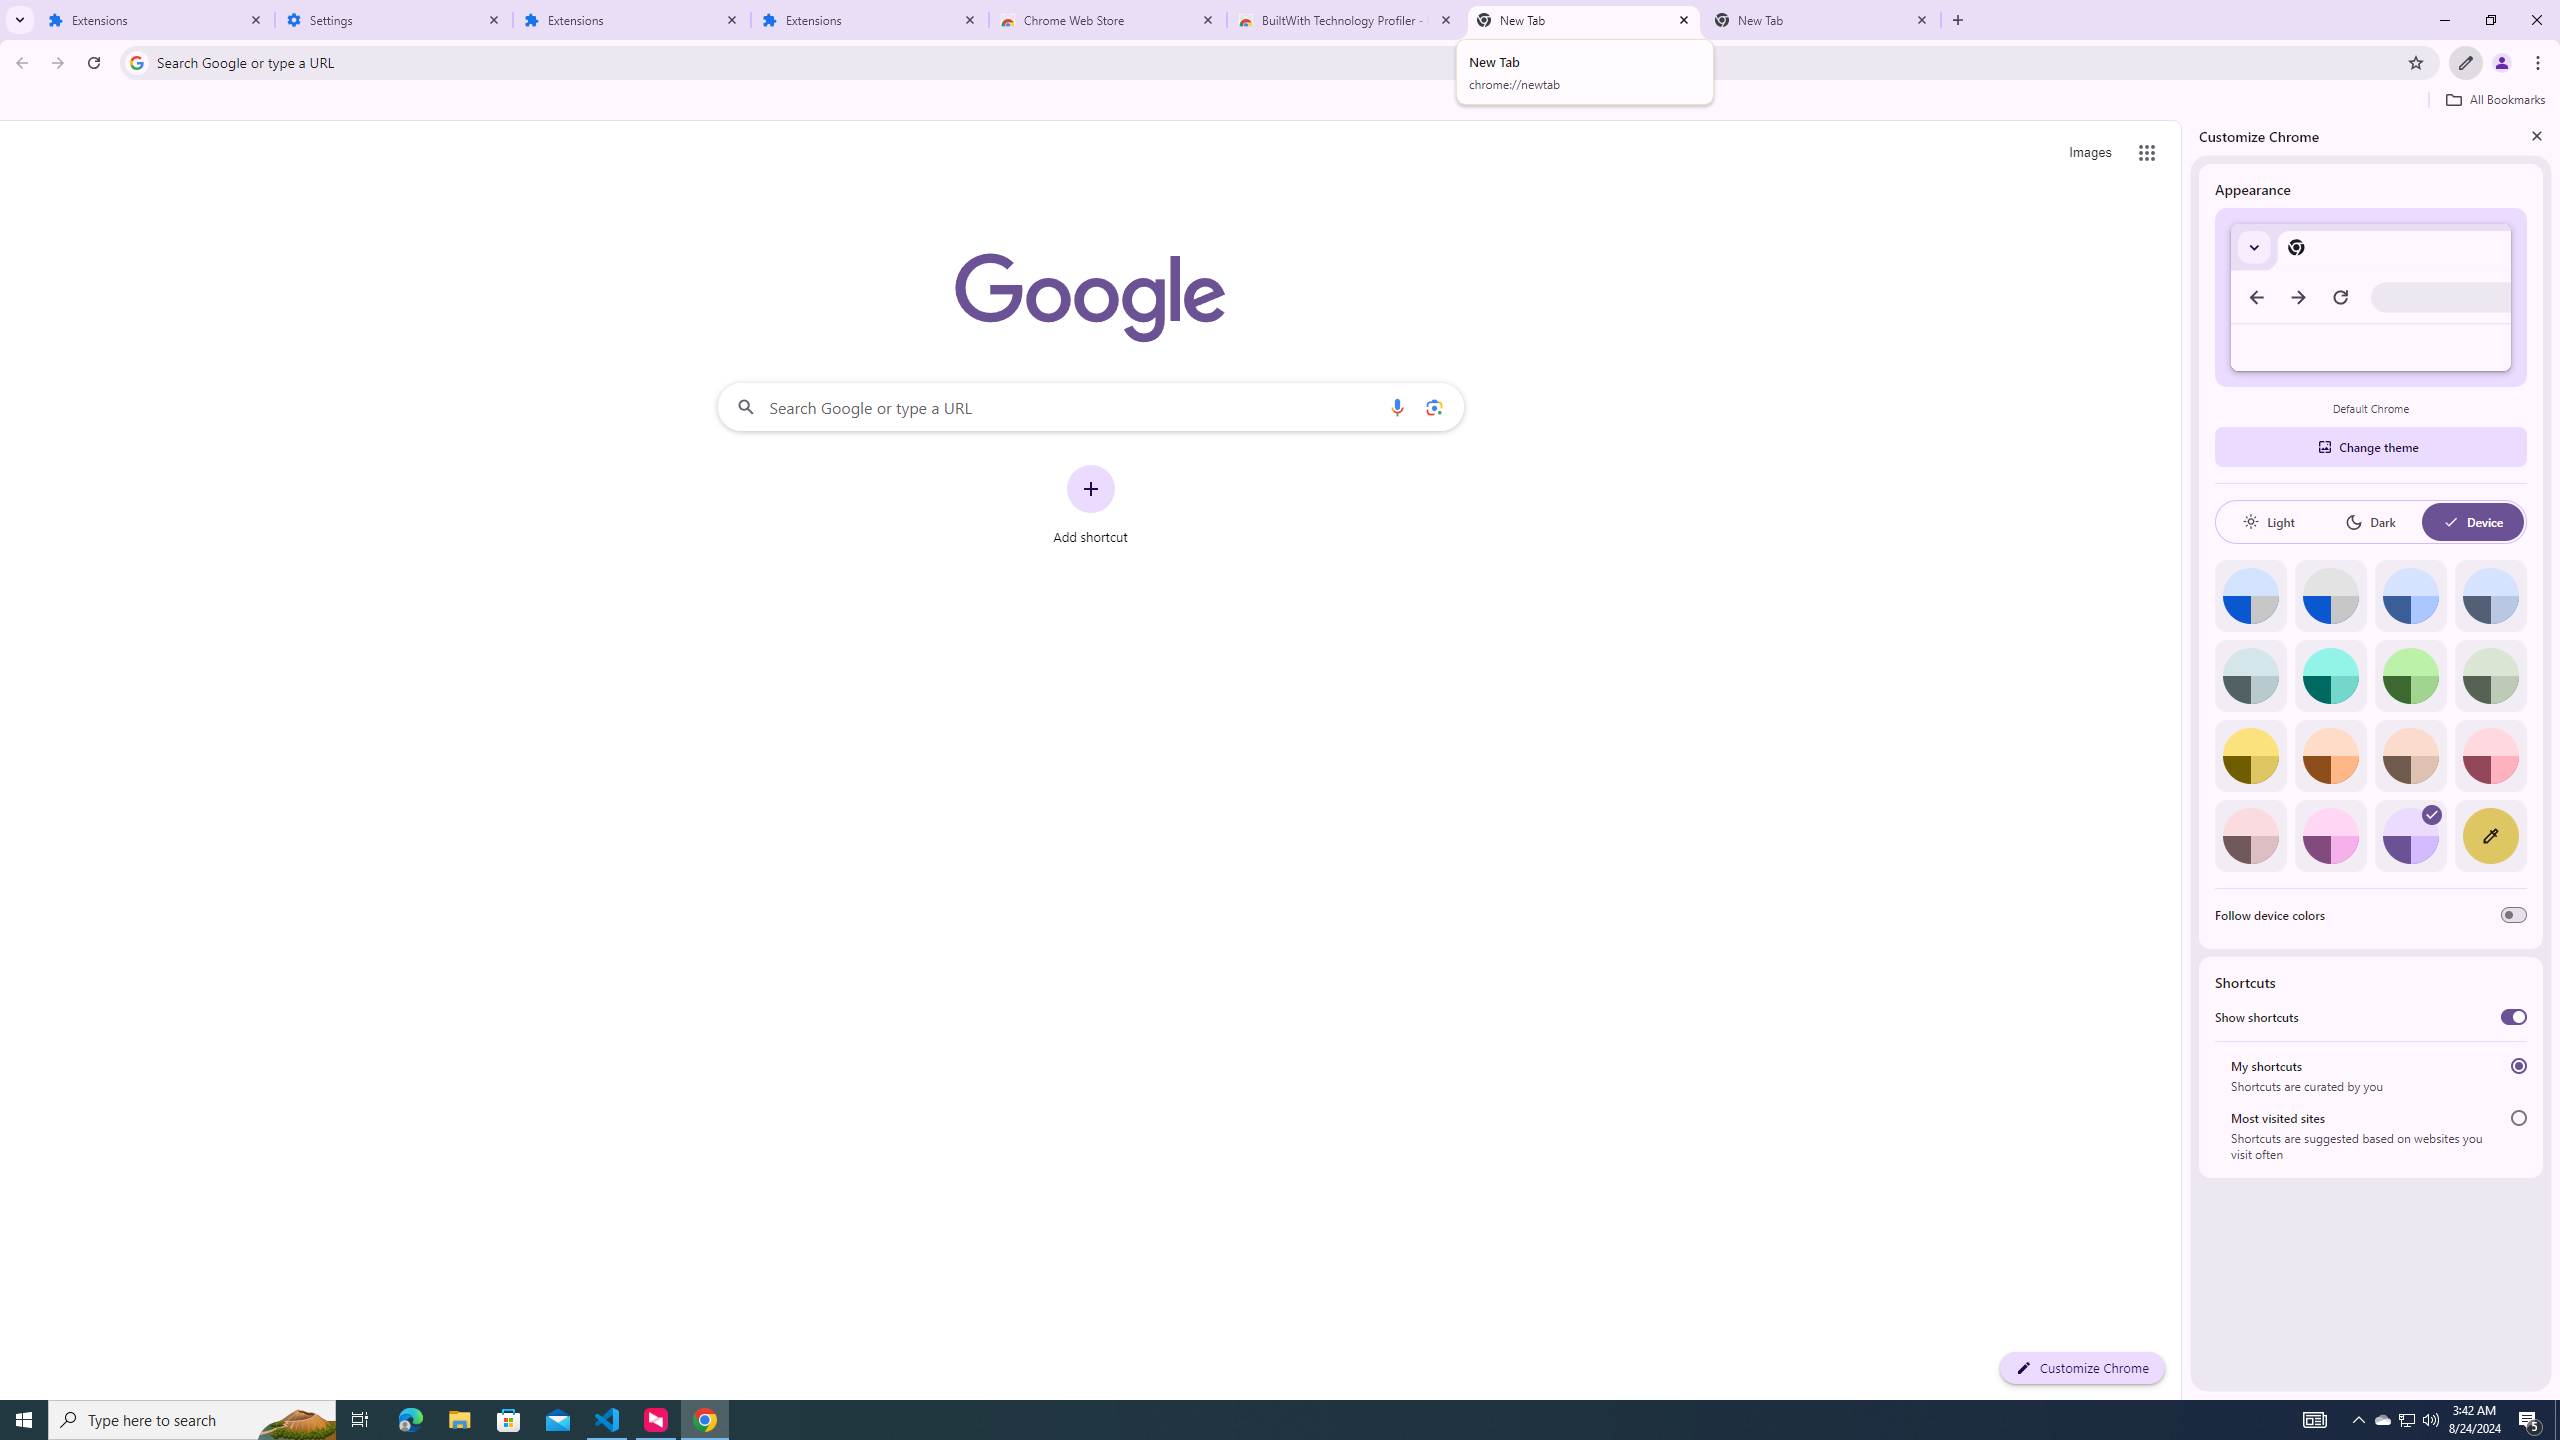 The width and height of the screenshot is (2560, 1440). Describe the element at coordinates (2410, 755) in the screenshot. I see `'Apricot'` at that location.